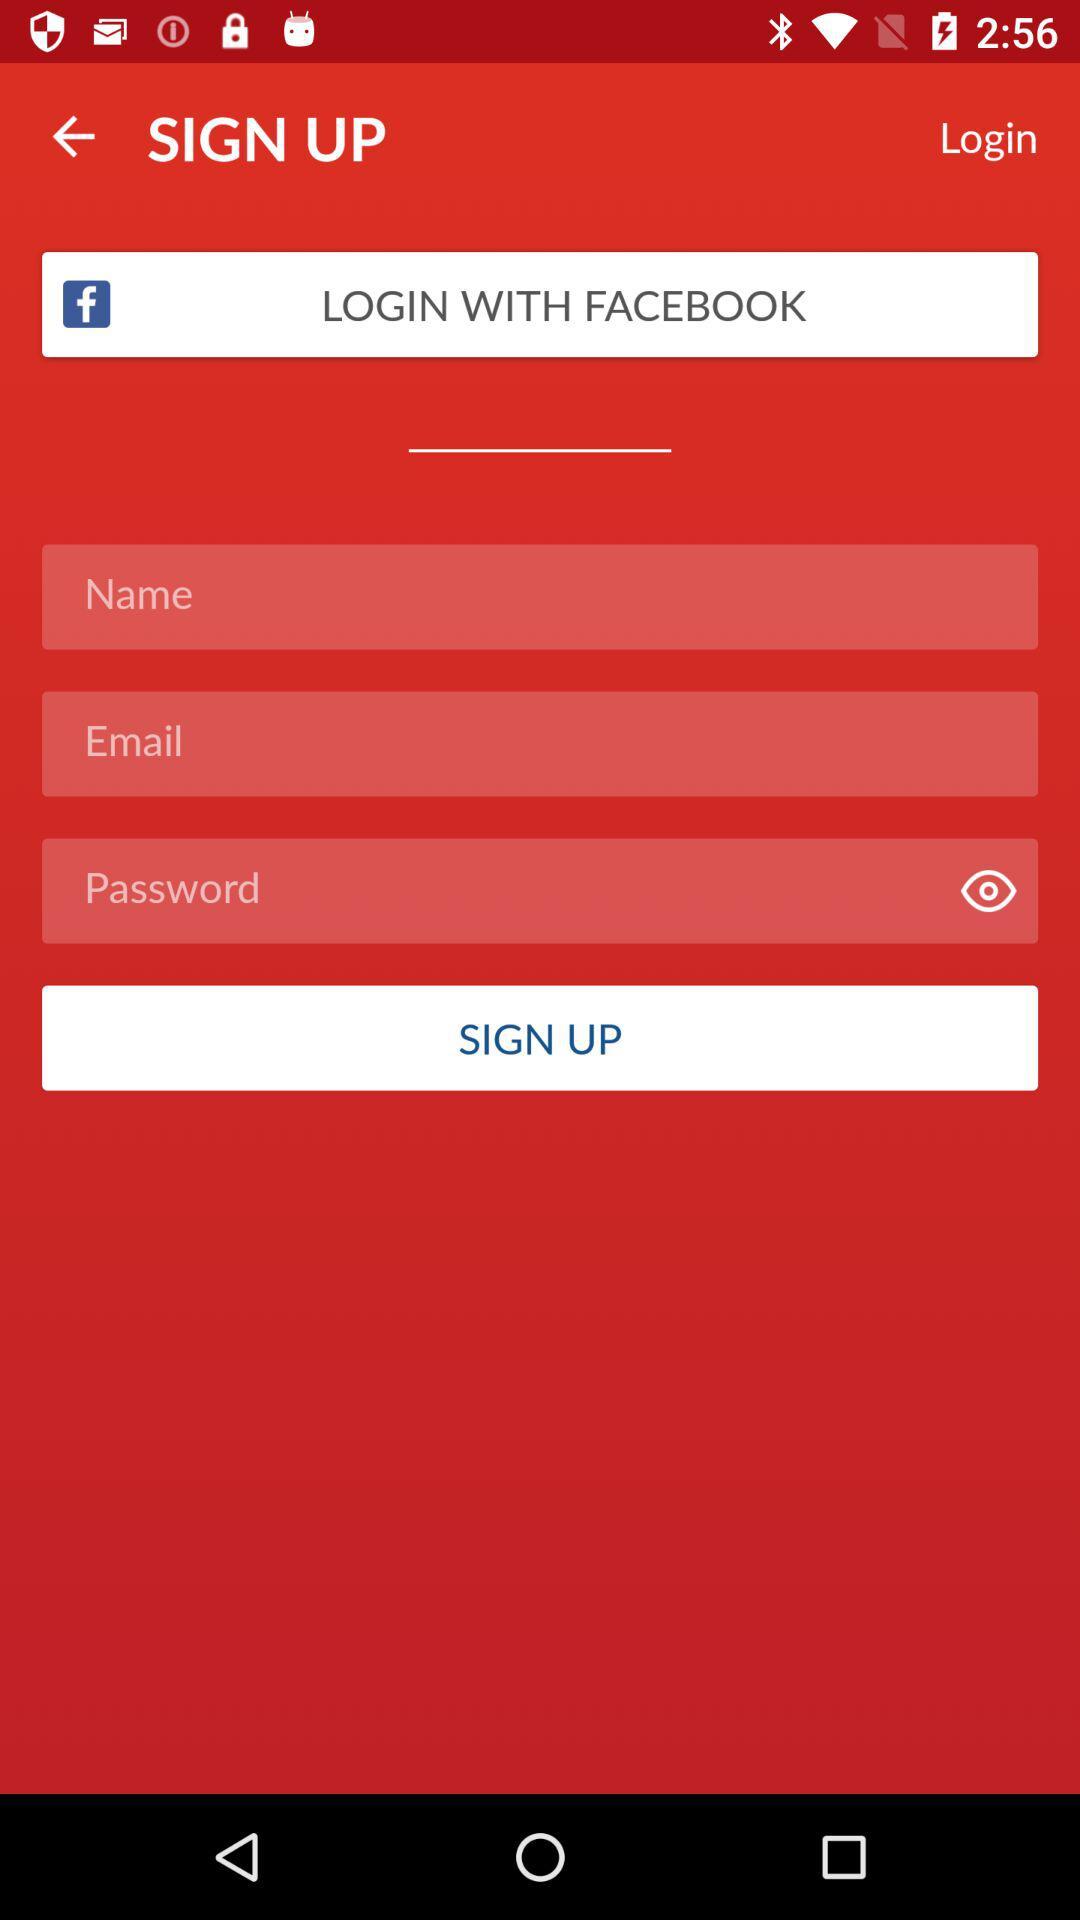 This screenshot has width=1080, height=1920. What do you see at coordinates (540, 303) in the screenshot?
I see `item below login` at bounding box center [540, 303].